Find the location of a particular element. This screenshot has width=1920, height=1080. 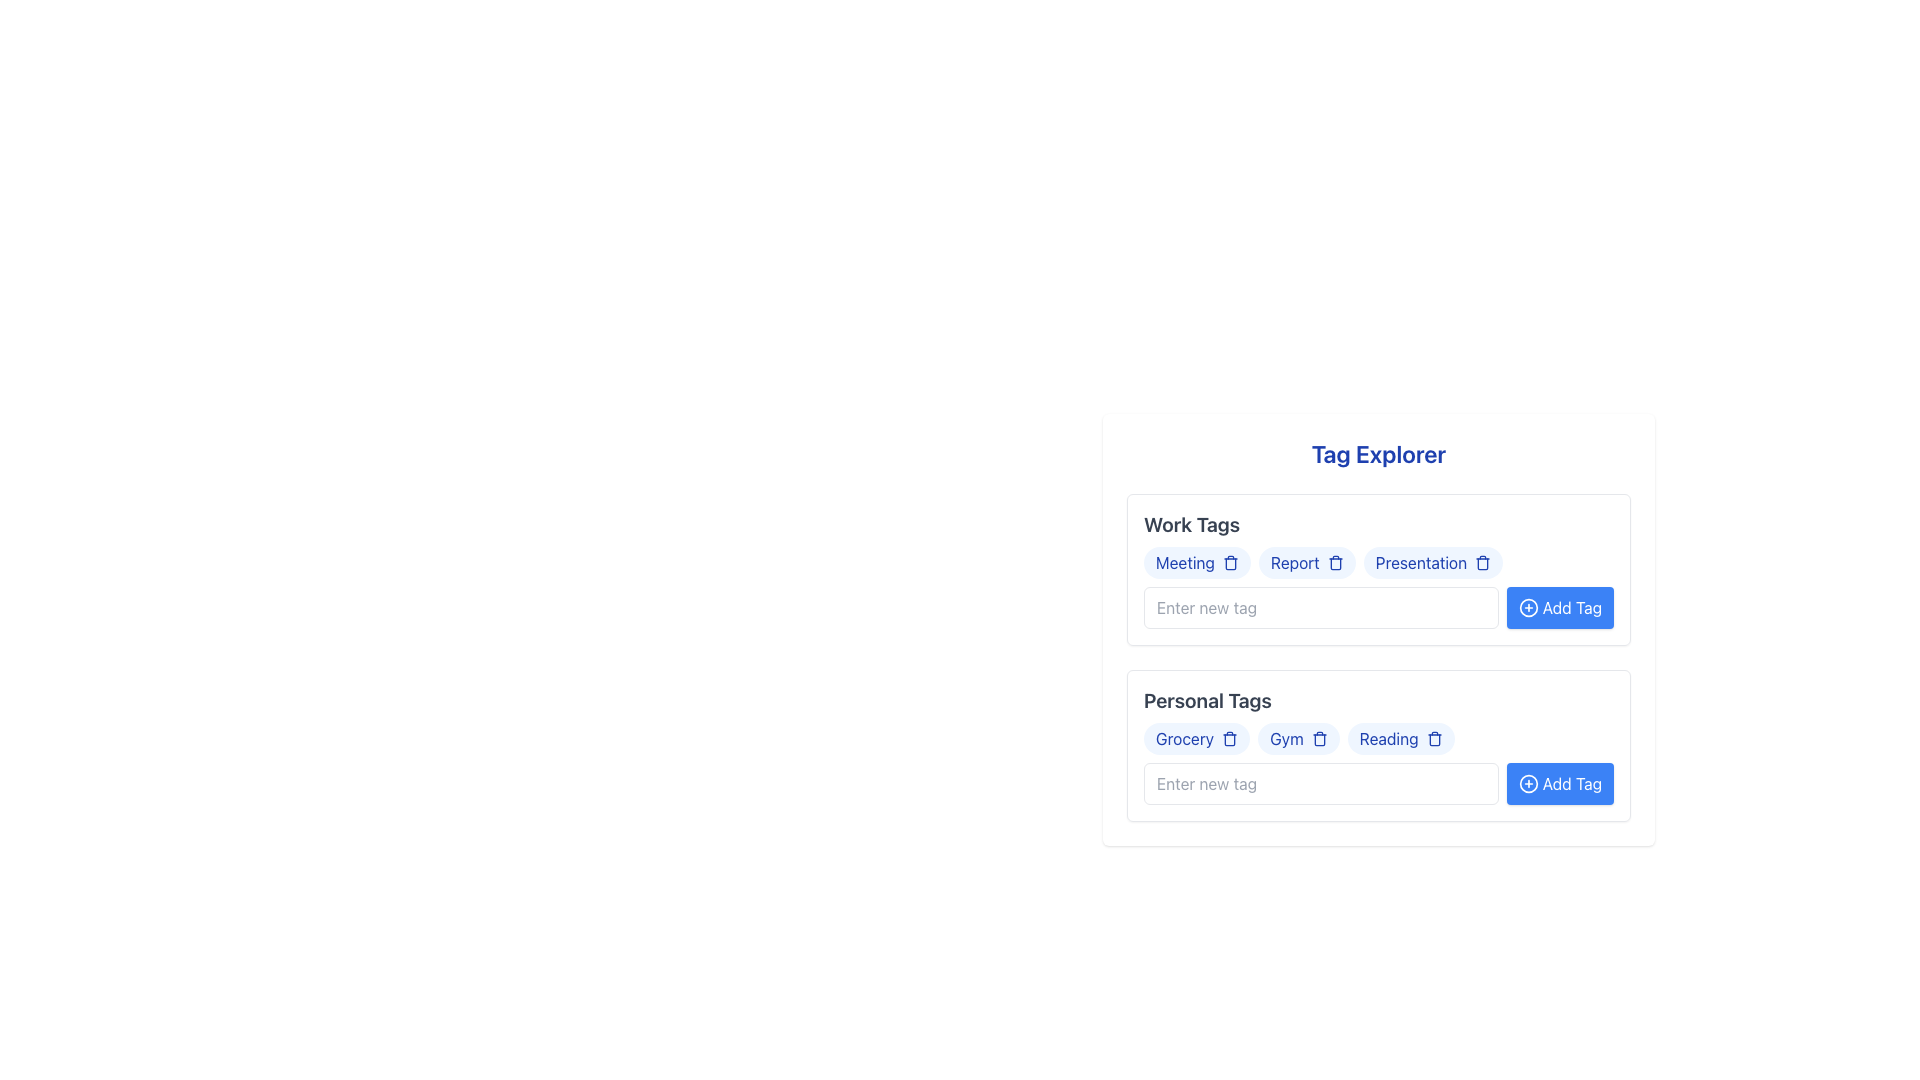

the Circle component within the SVG graphic of the 'Add Tag' button, which indicates adding a new item is located at coordinates (1527, 782).